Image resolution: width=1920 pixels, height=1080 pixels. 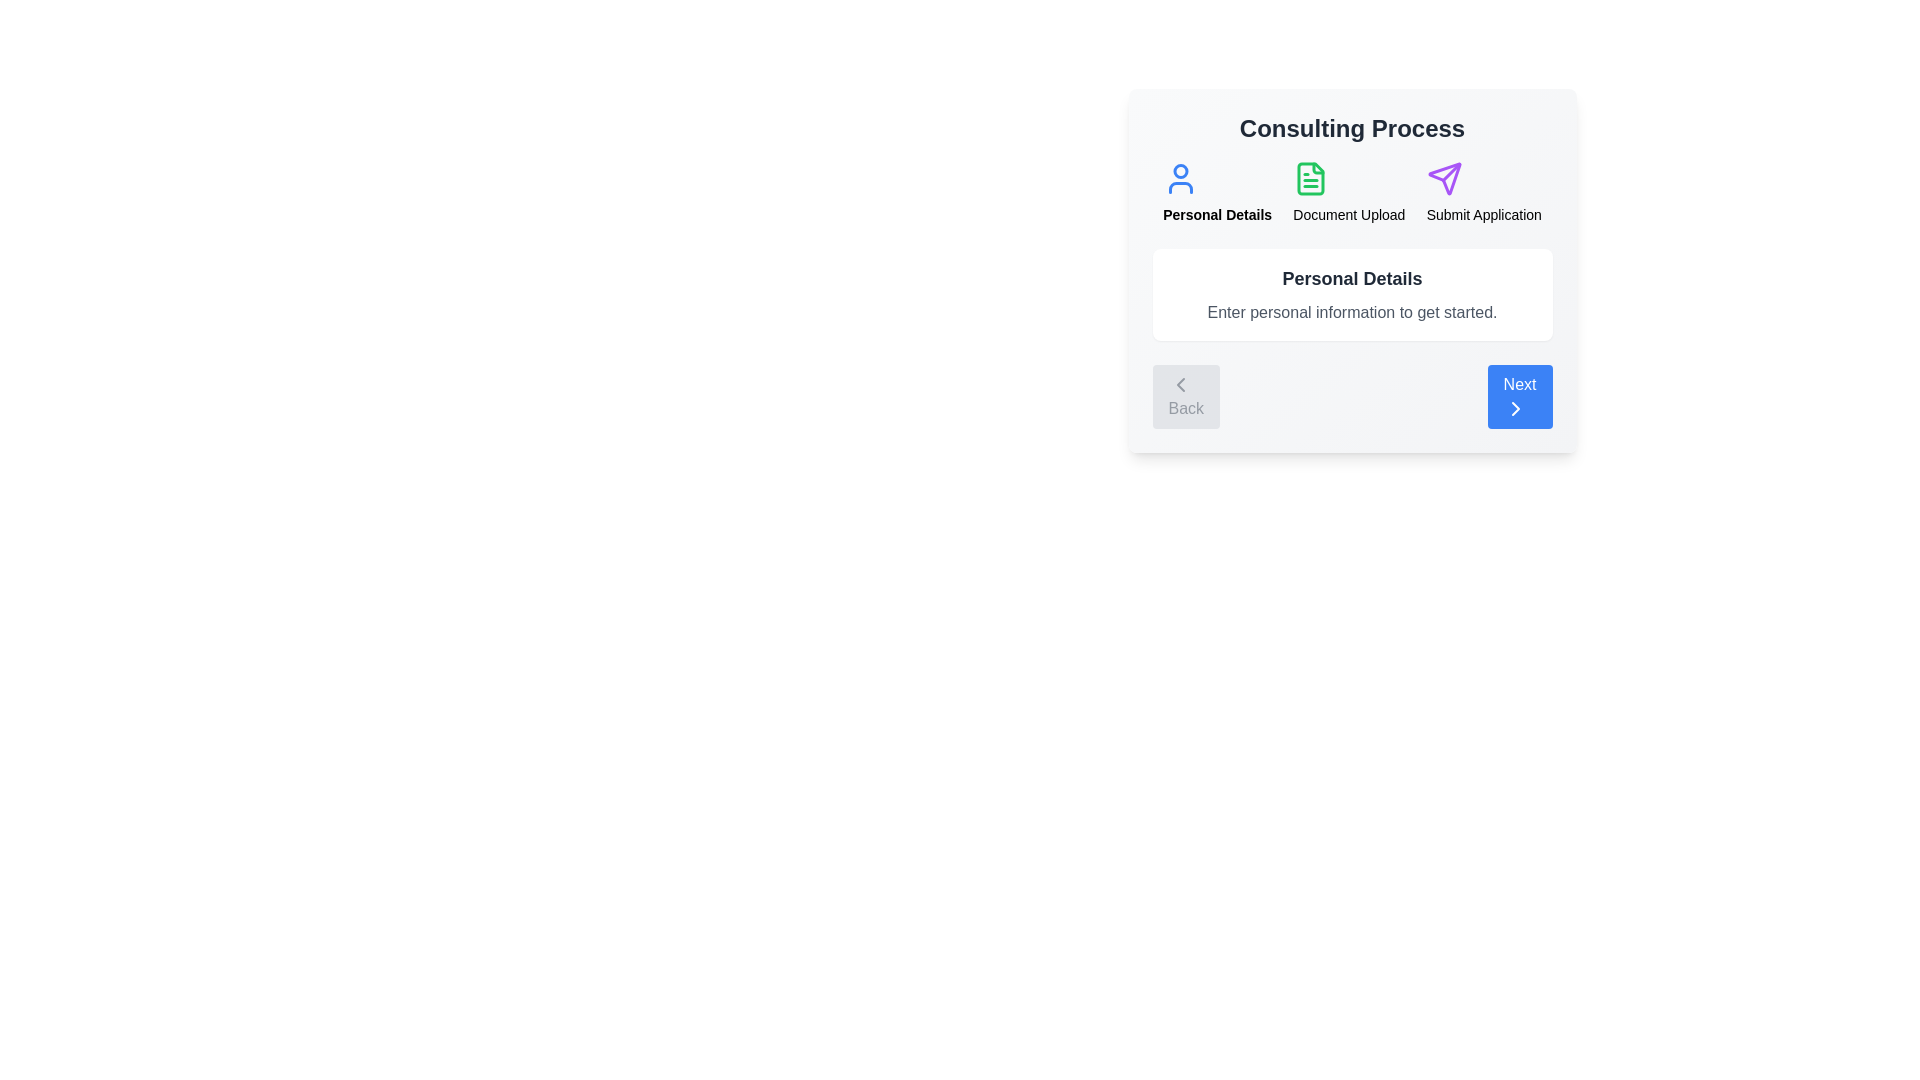 I want to click on the step Personal Details by clicking its icon, so click(x=1181, y=177).